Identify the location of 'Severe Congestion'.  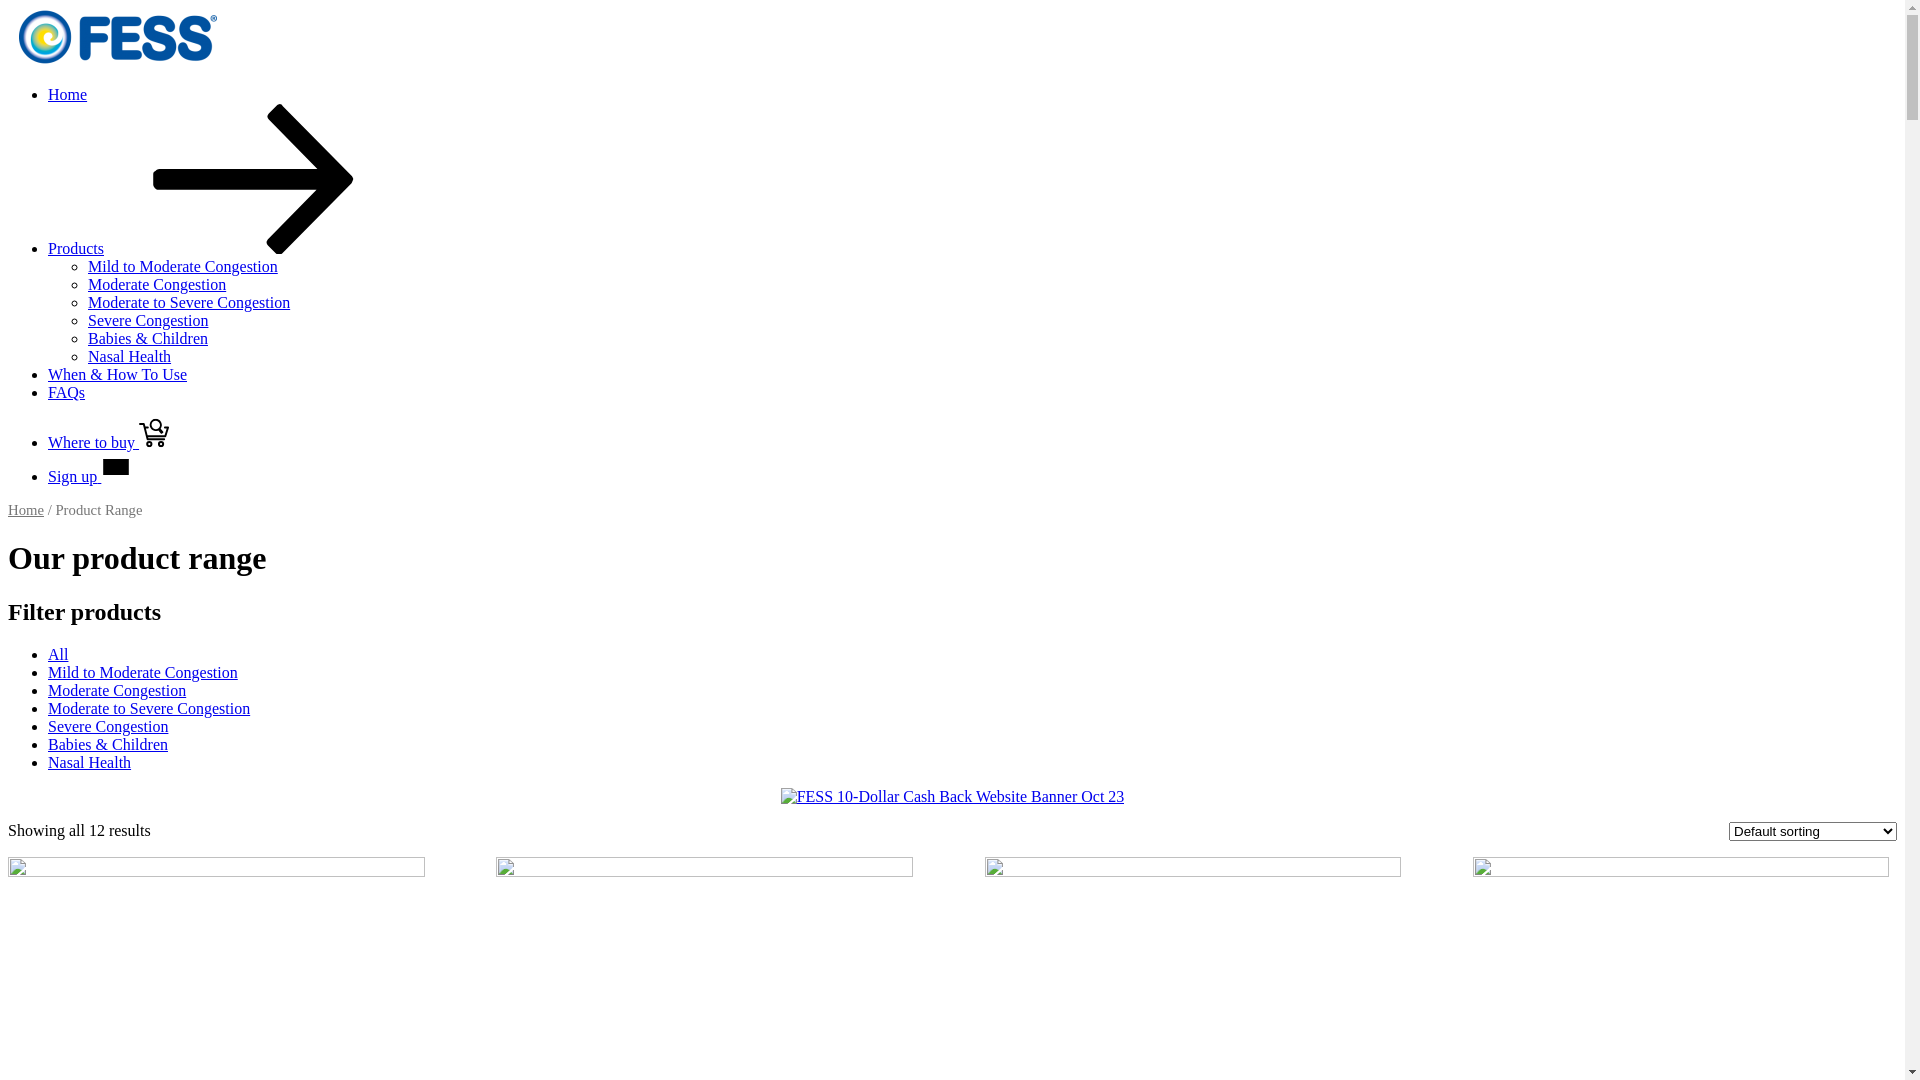
(106, 726).